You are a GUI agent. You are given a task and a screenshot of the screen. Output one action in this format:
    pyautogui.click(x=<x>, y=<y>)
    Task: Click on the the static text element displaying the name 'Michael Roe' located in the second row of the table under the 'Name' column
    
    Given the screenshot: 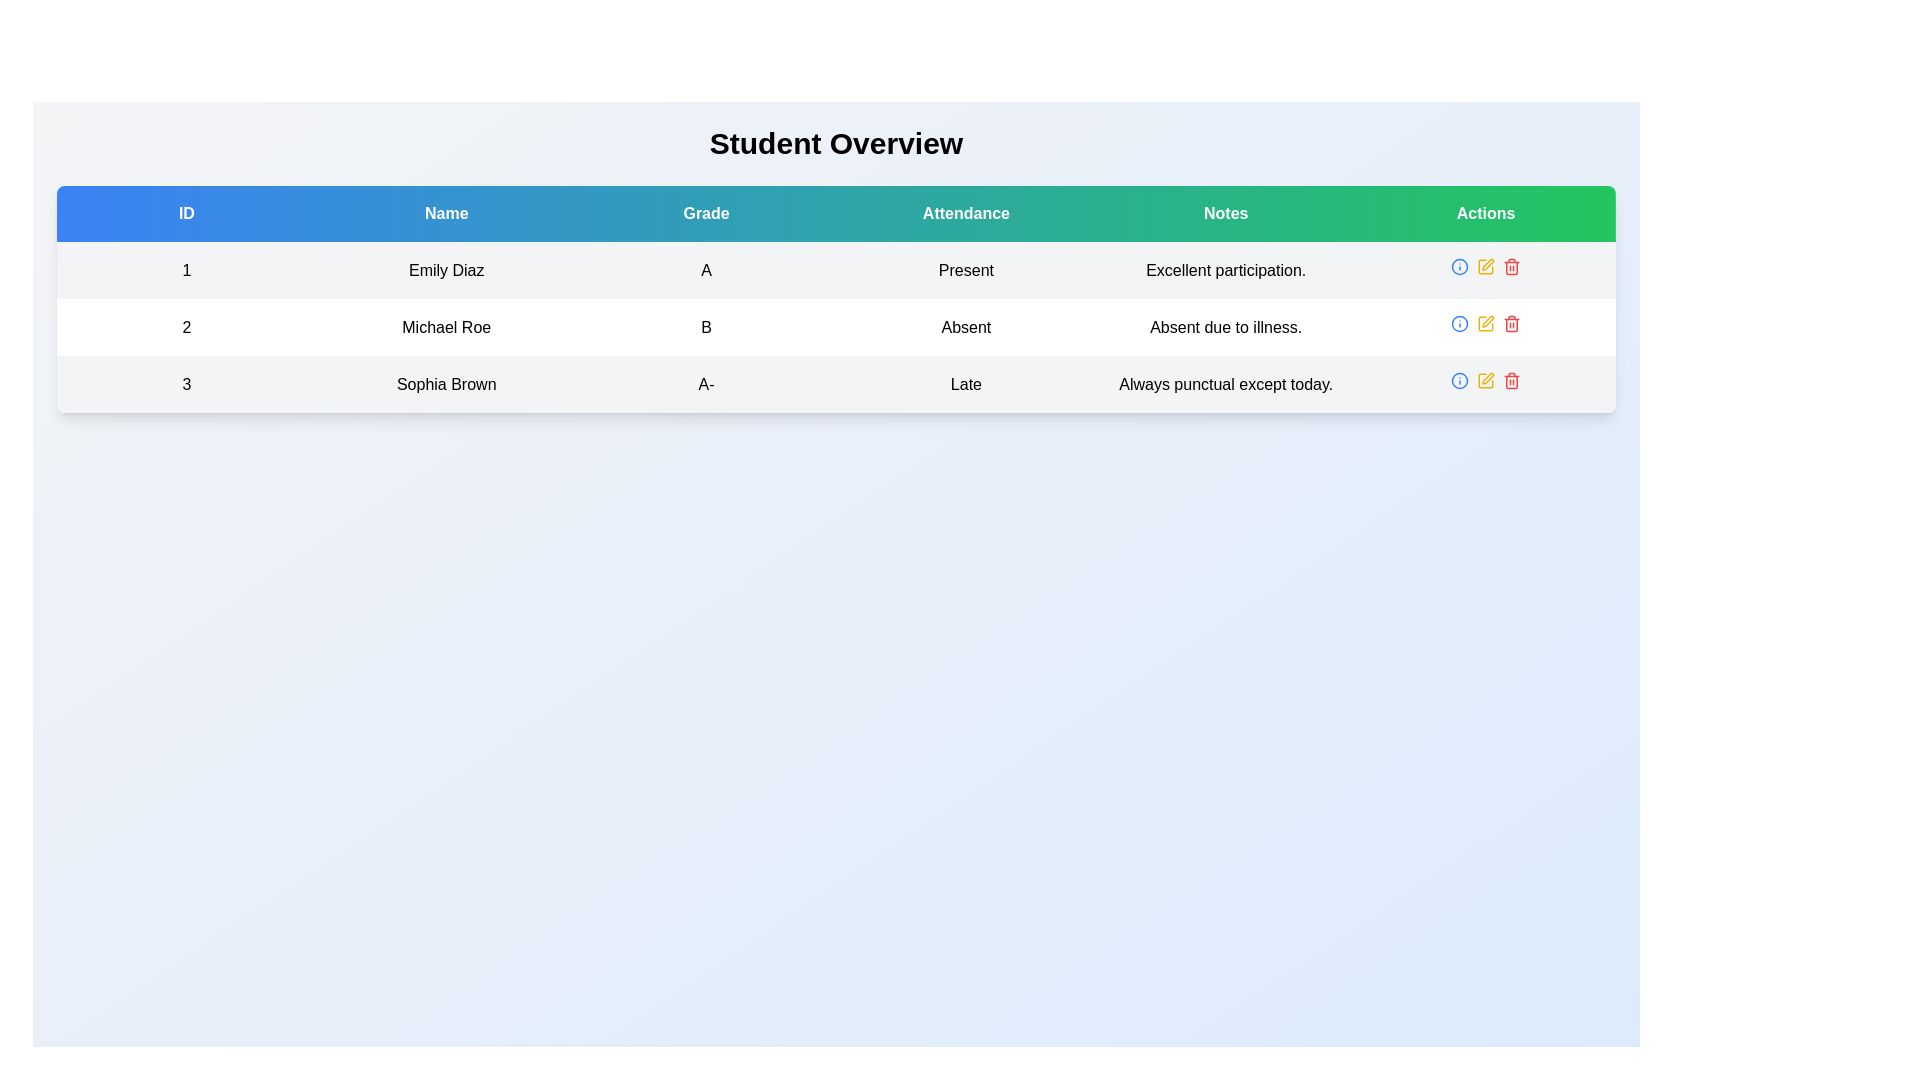 What is the action you would take?
    pyautogui.click(x=445, y=326)
    